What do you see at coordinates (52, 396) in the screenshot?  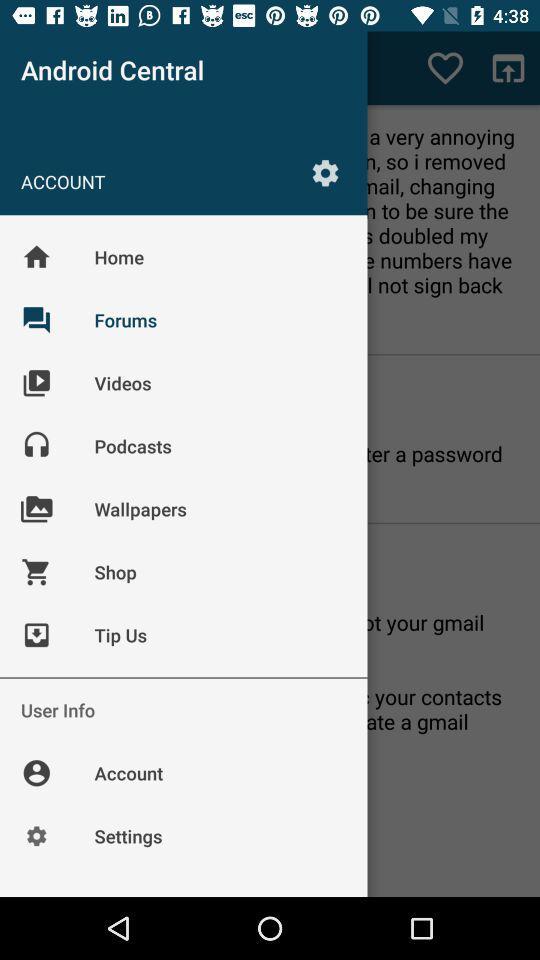 I see `the symbol left to videos` at bounding box center [52, 396].